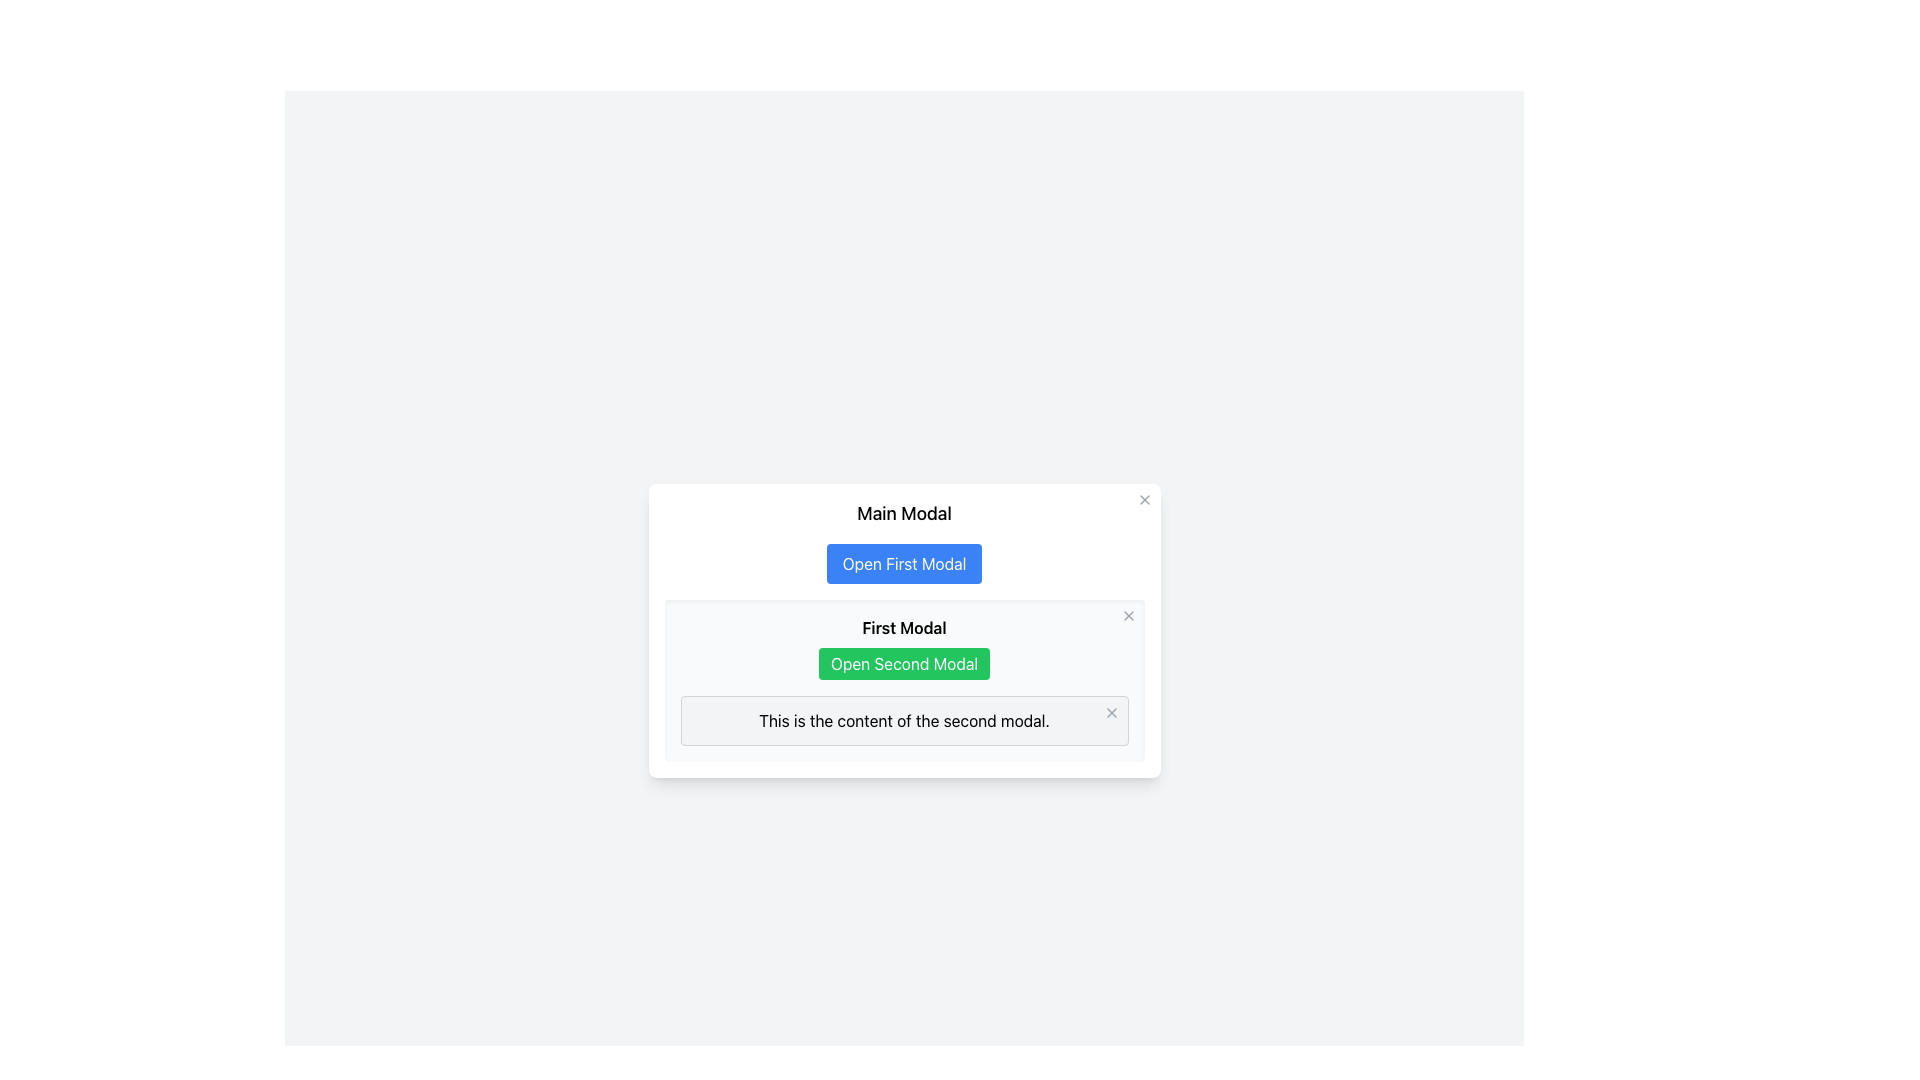 Image resolution: width=1920 pixels, height=1080 pixels. Describe the element at coordinates (1128, 615) in the screenshot. I see `the close button of the 'First Modal' dialog, located at the top-right corner of the modal, adjacent to the 'Open Second Modal' button` at that location.